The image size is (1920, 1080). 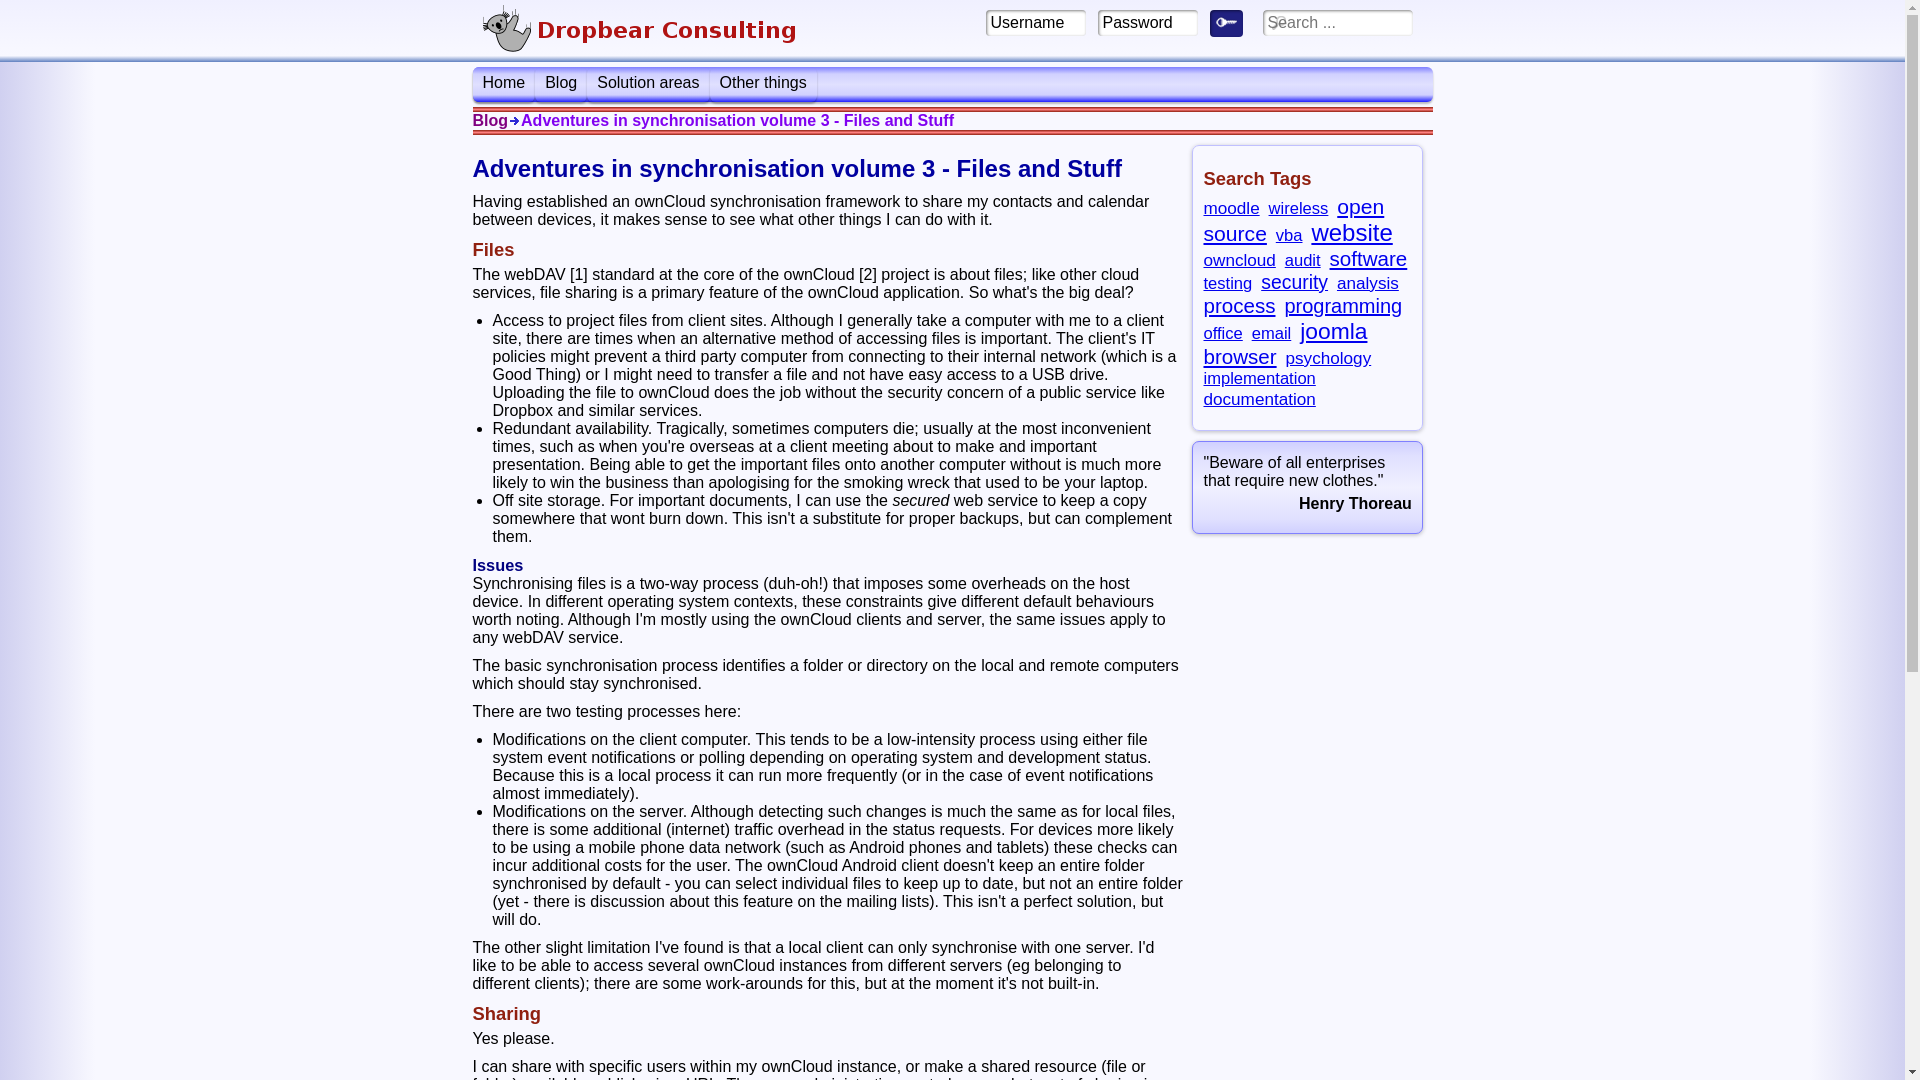 I want to click on 'open source', so click(x=1293, y=219).